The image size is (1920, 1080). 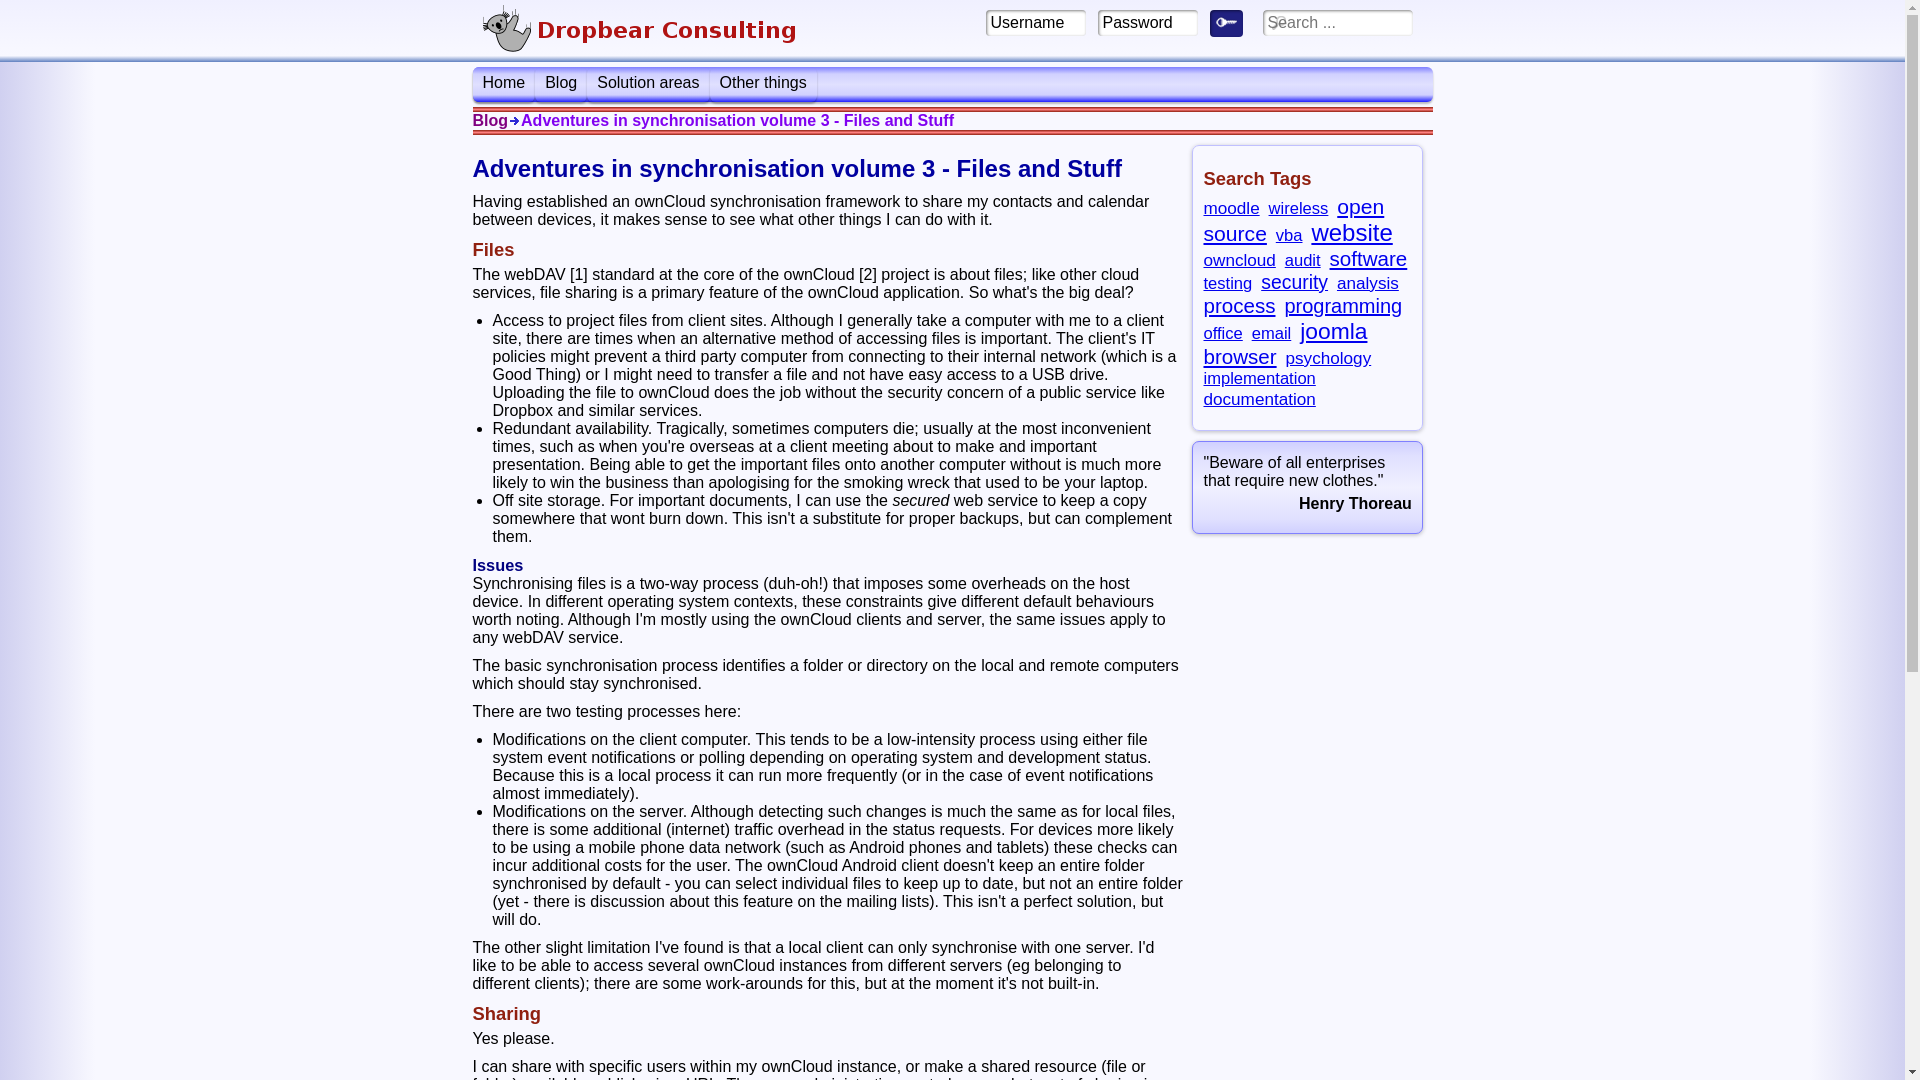 I want to click on 'open source', so click(x=1293, y=219).